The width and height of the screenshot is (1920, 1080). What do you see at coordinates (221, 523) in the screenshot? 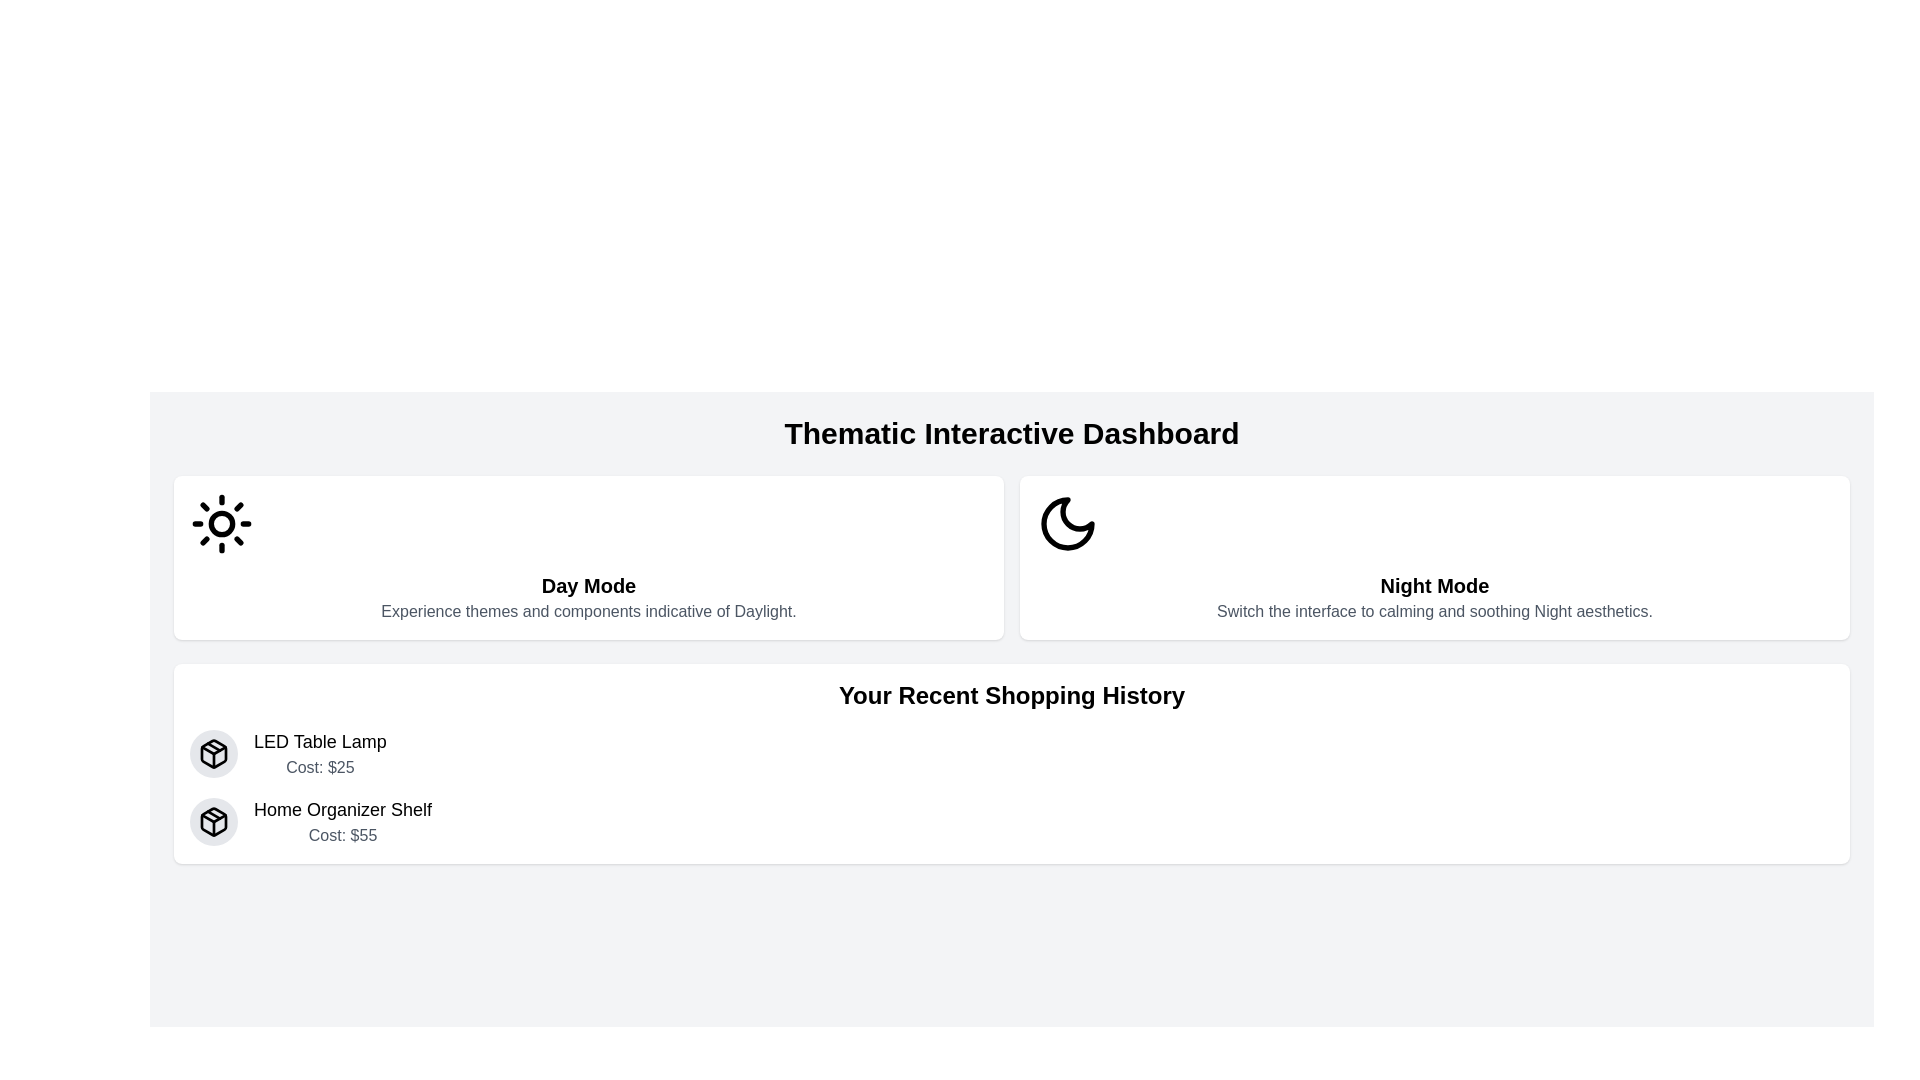
I see `the Decorative Icon Element located in the left panel of the top section titled 'Day Mode', which visually represents daylight themes` at bounding box center [221, 523].